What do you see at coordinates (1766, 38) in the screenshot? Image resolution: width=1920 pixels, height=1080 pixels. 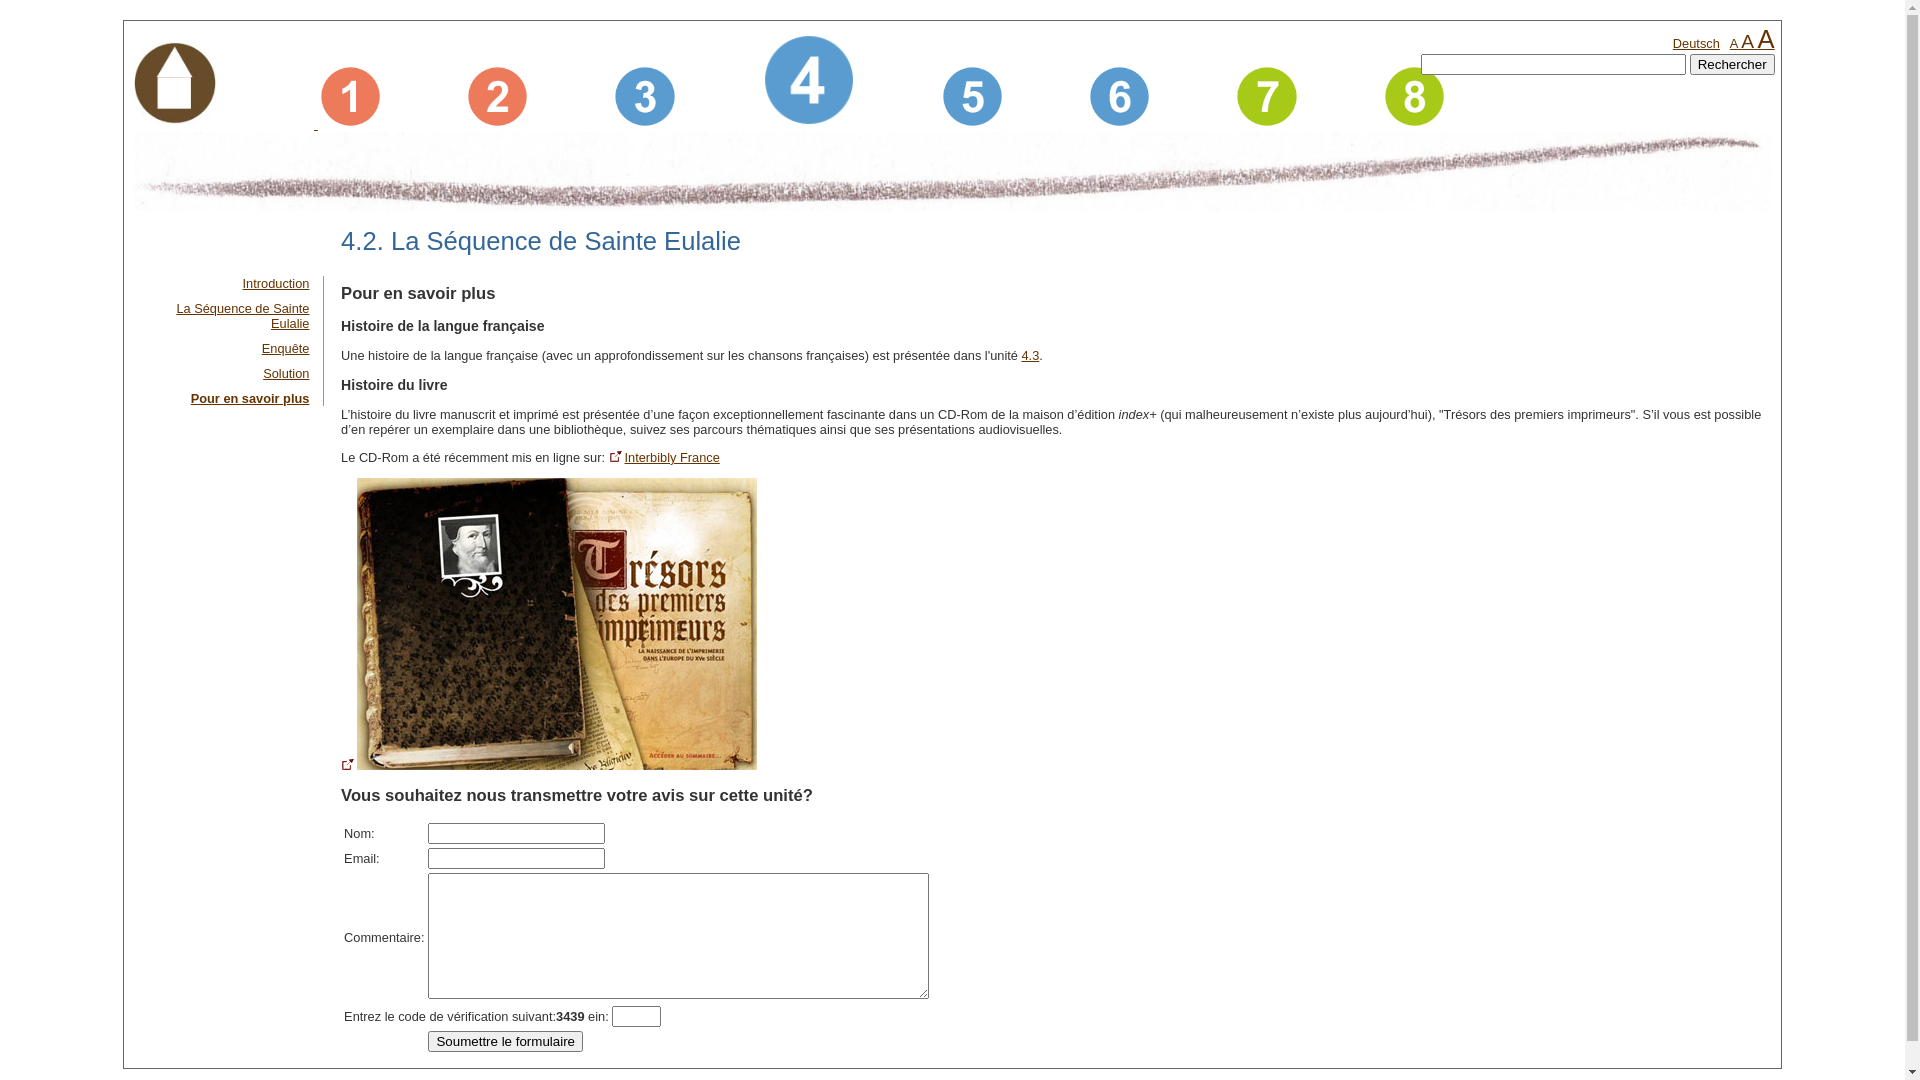 I see `'A'` at bounding box center [1766, 38].